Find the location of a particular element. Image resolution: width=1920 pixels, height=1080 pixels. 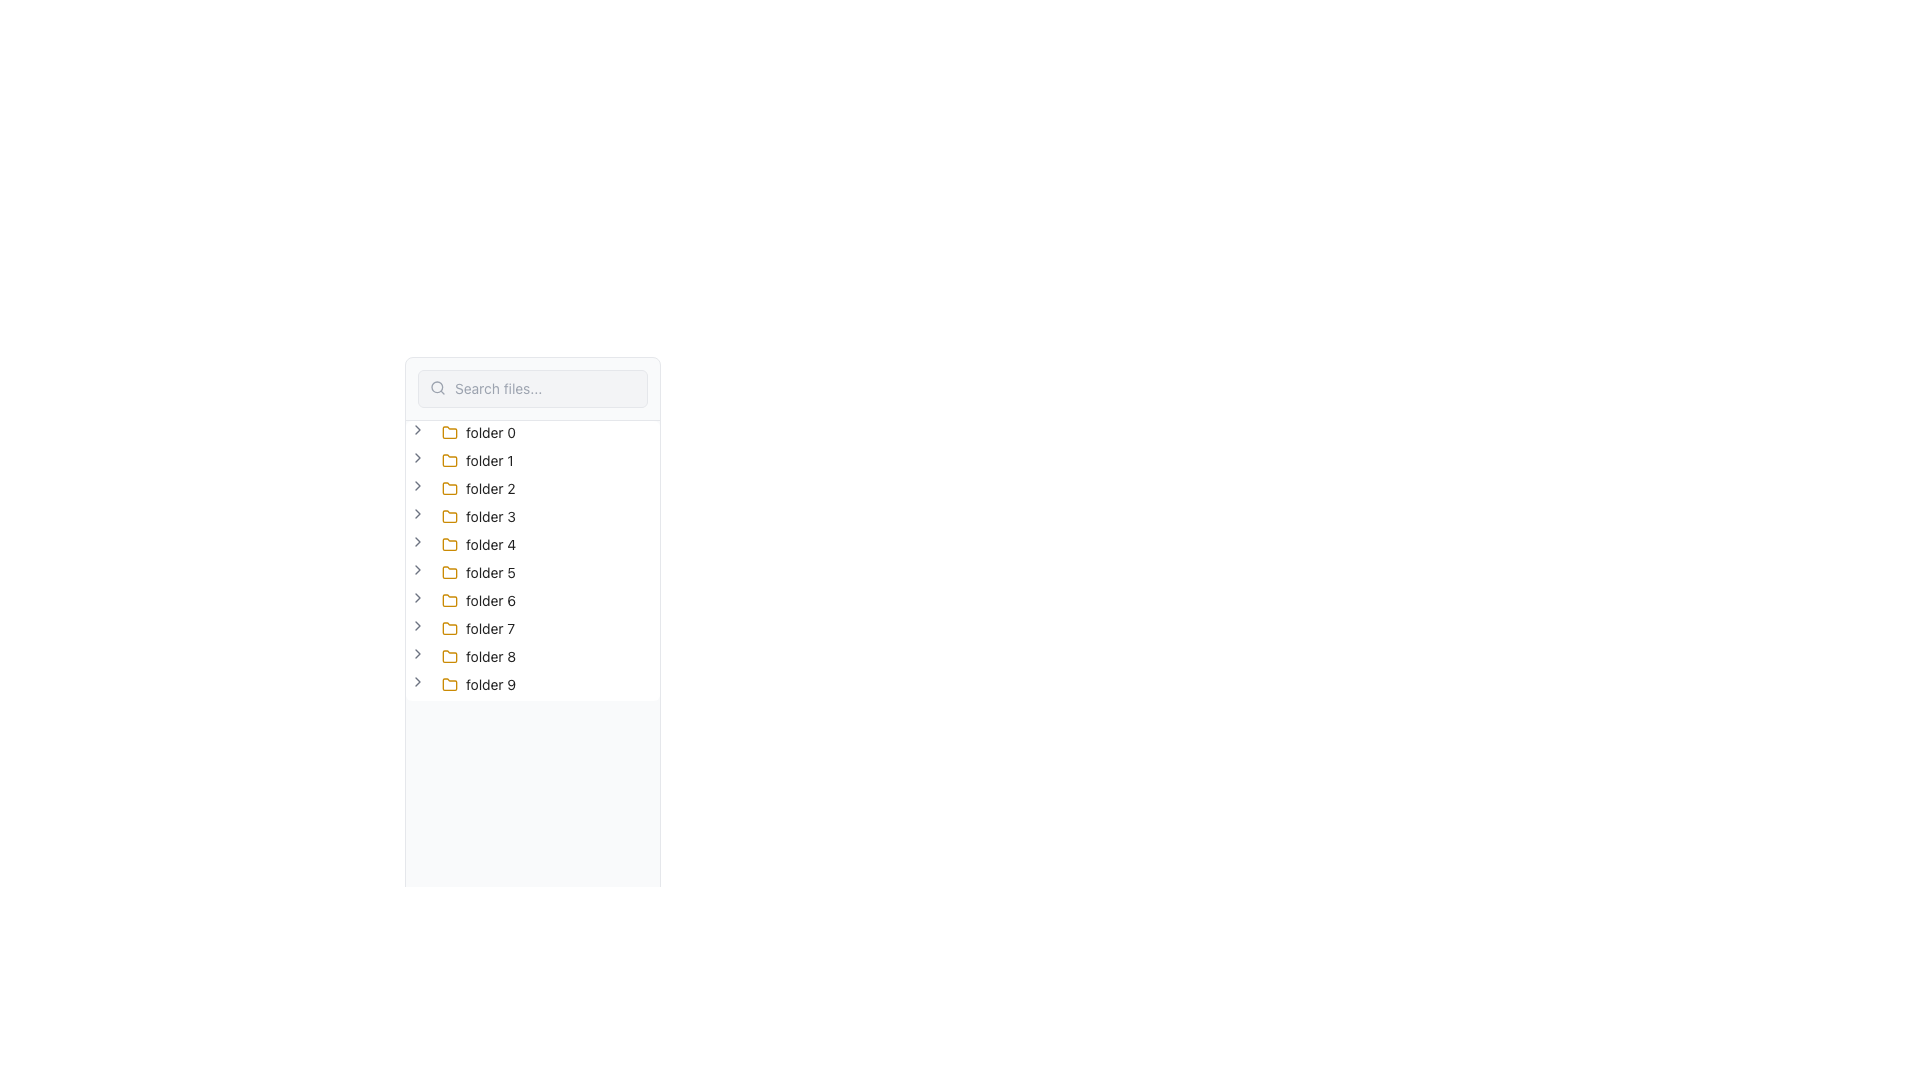

the right-facing chevron icon to the left of 'folder 7' in the tree-view structure is located at coordinates (416, 627).